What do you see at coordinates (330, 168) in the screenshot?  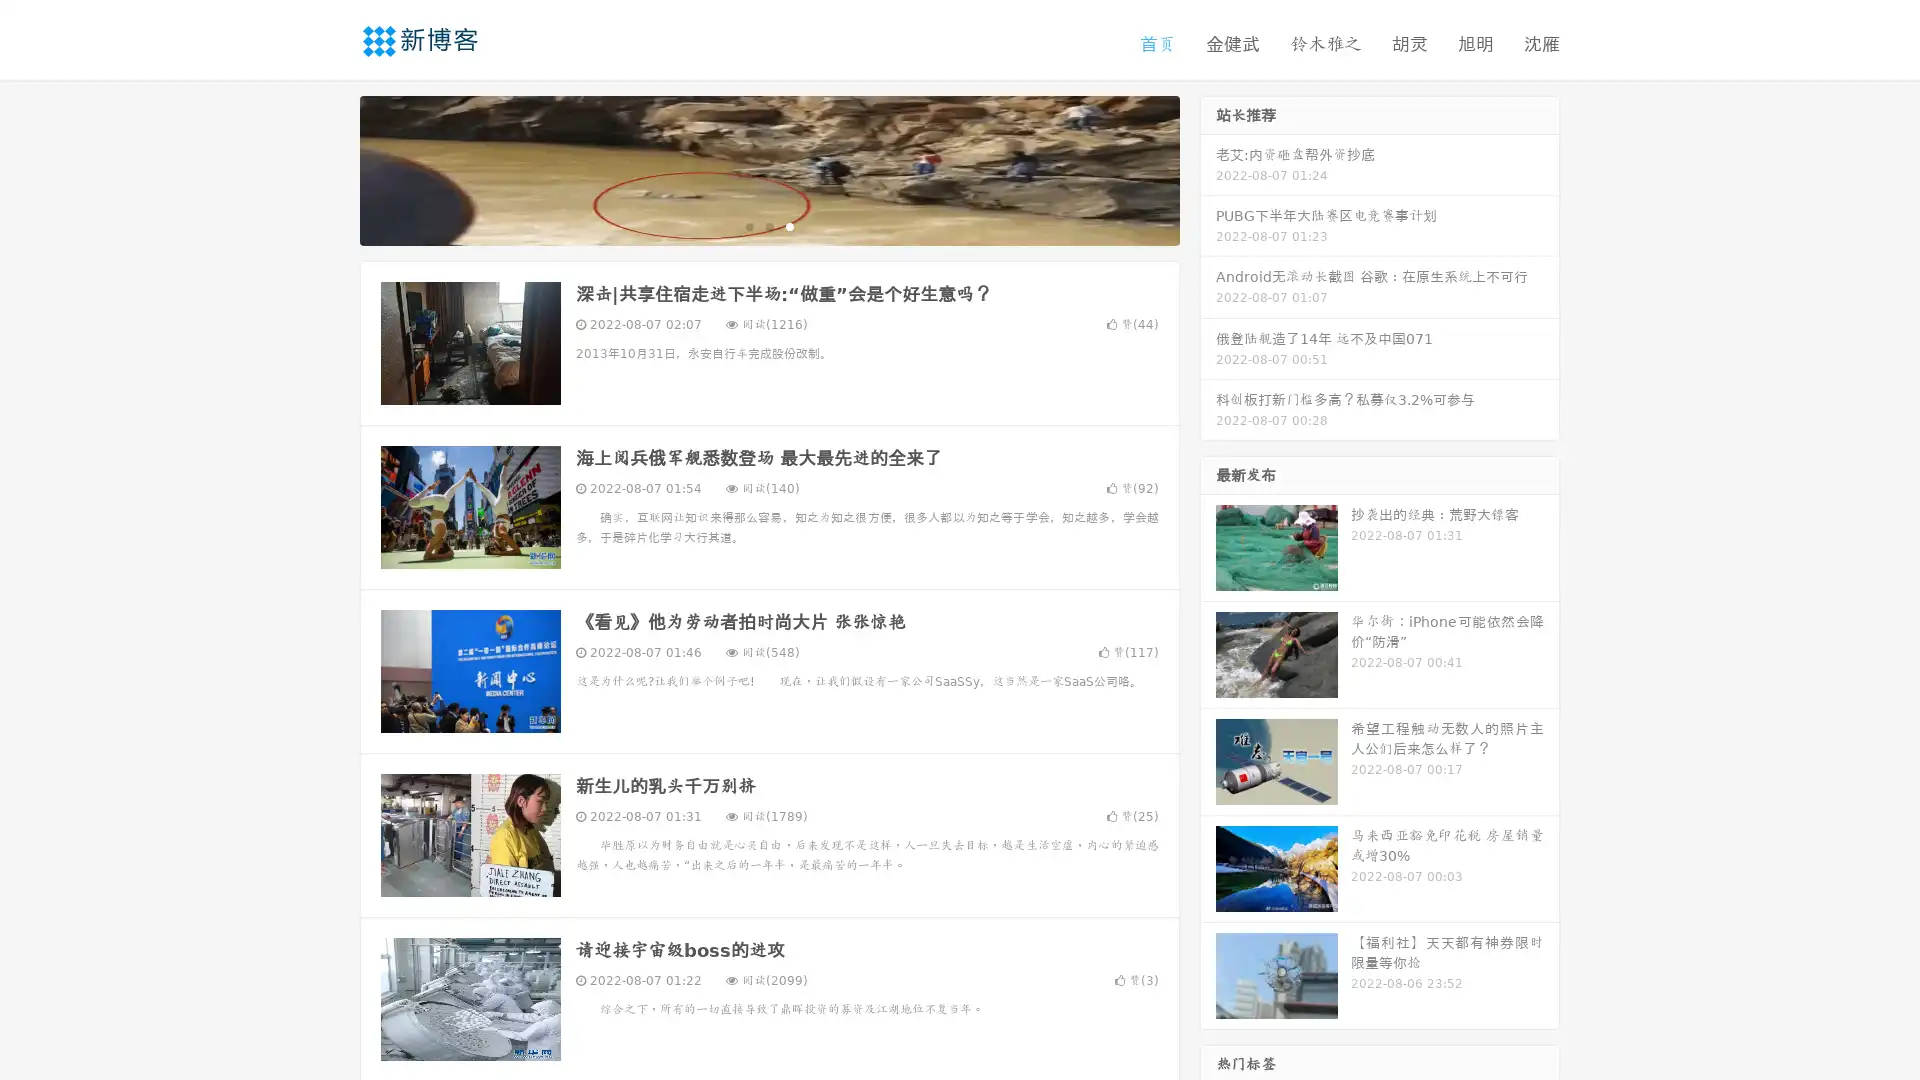 I see `Previous slide` at bounding box center [330, 168].